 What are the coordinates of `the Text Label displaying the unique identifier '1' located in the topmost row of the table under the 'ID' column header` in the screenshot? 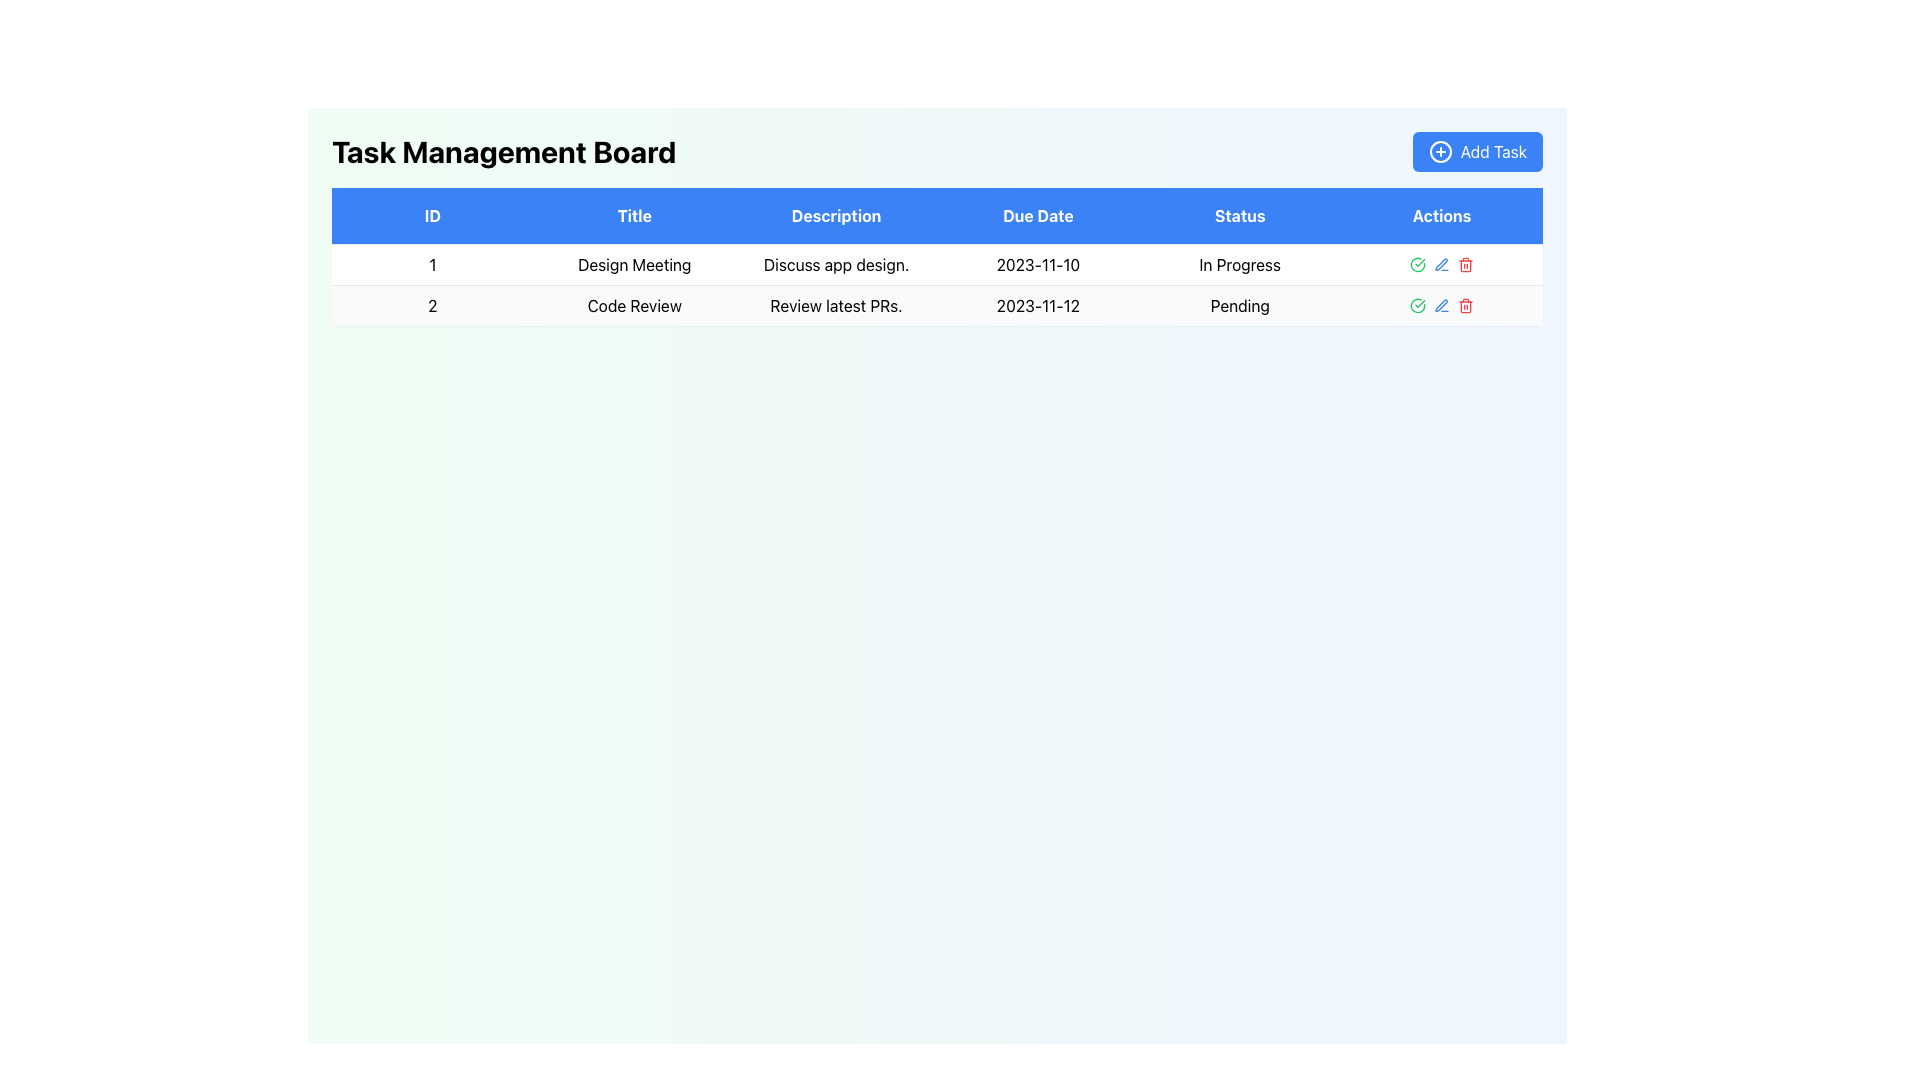 It's located at (431, 264).